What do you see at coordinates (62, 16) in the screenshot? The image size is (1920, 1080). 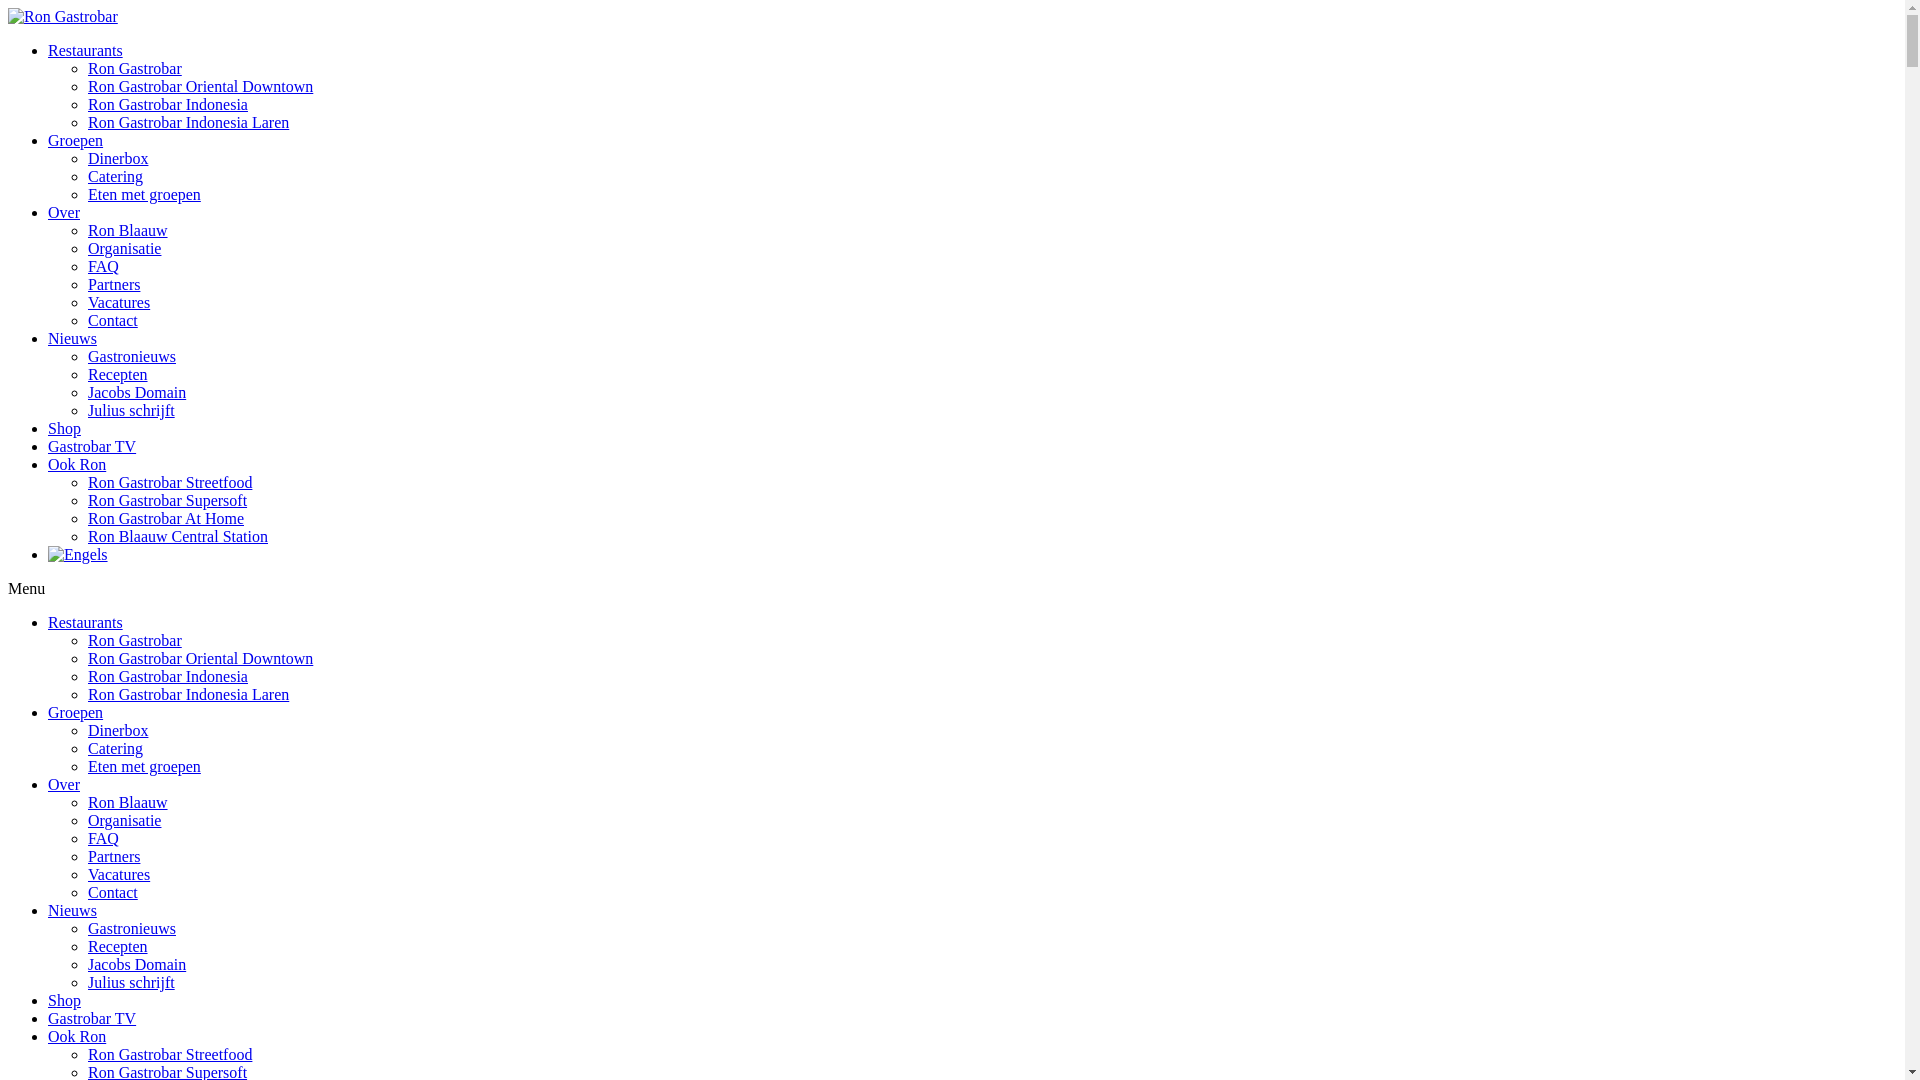 I see `'Logo Ron Gastrobar'` at bounding box center [62, 16].